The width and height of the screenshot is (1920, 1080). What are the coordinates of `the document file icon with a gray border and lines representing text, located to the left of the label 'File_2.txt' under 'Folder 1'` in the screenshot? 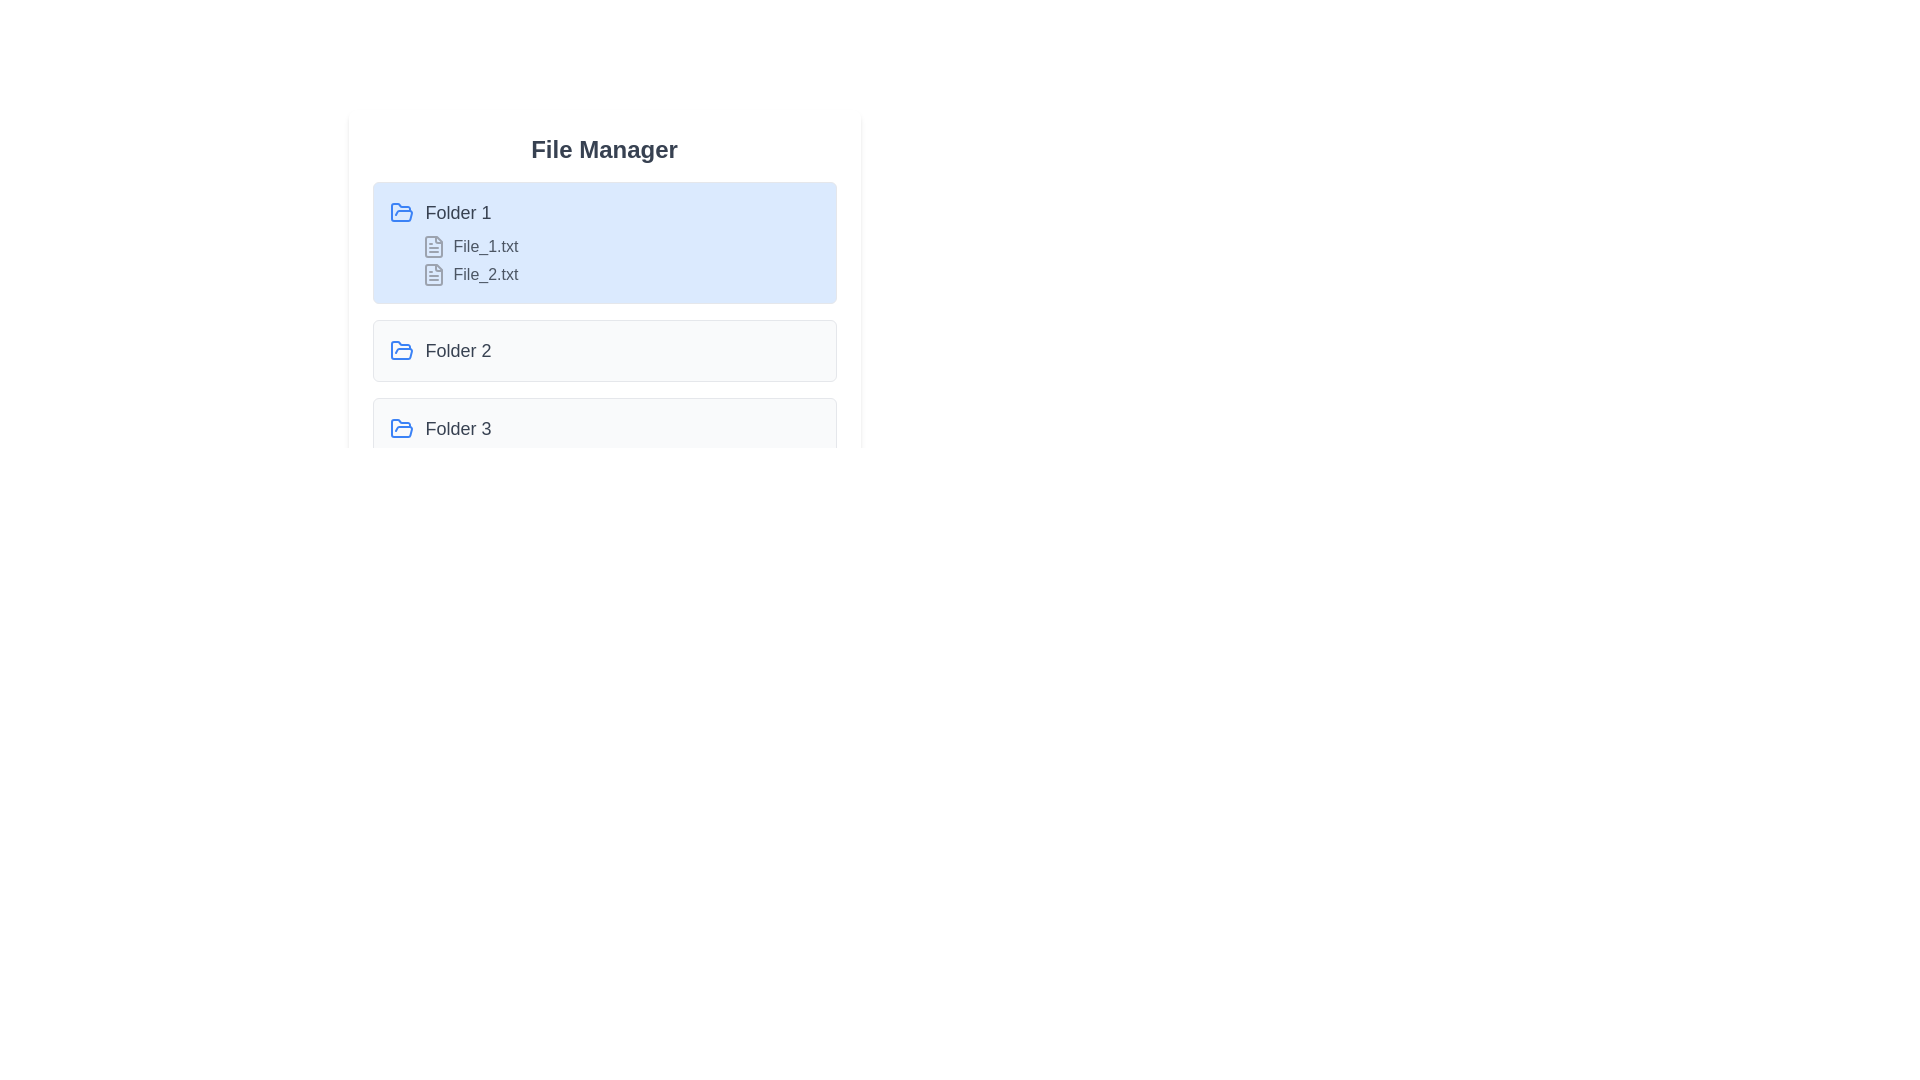 It's located at (432, 274).